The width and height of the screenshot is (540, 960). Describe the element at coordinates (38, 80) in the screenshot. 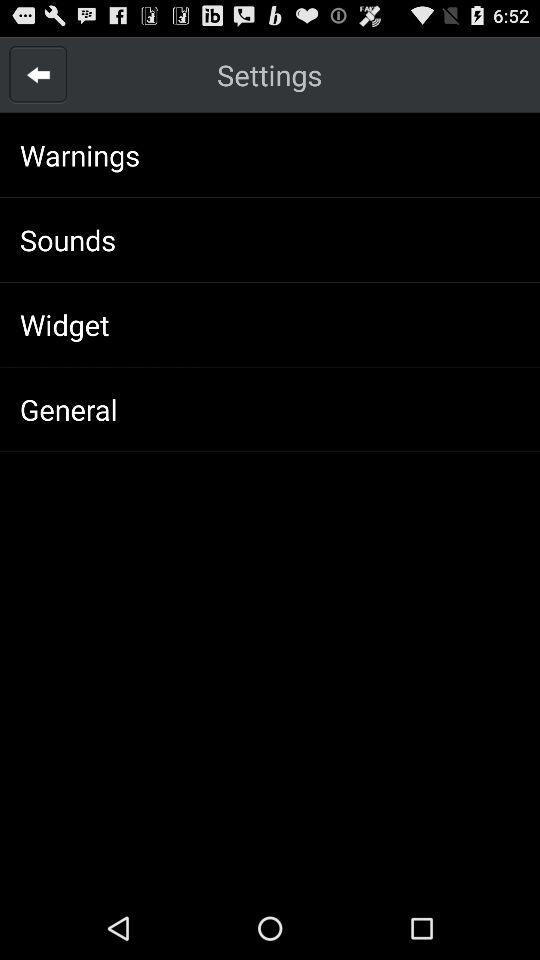

I see `the arrow_backward icon` at that location.